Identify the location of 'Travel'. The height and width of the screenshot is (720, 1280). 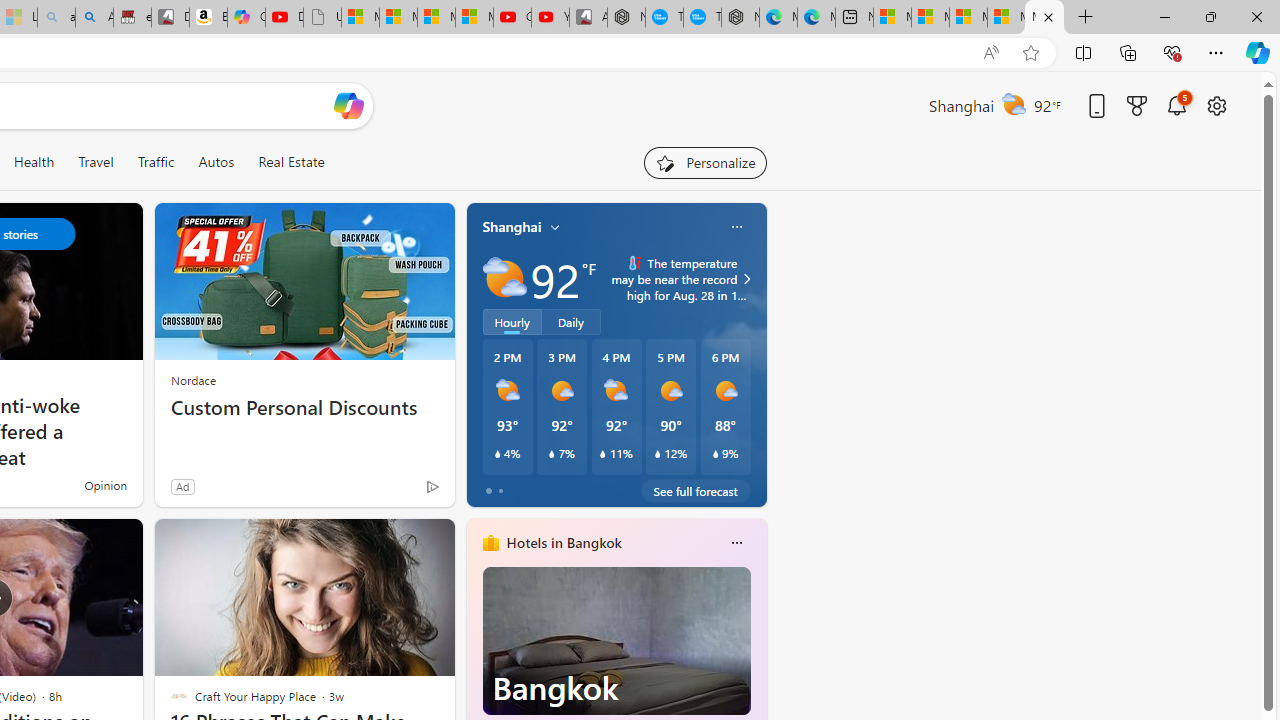
(95, 161).